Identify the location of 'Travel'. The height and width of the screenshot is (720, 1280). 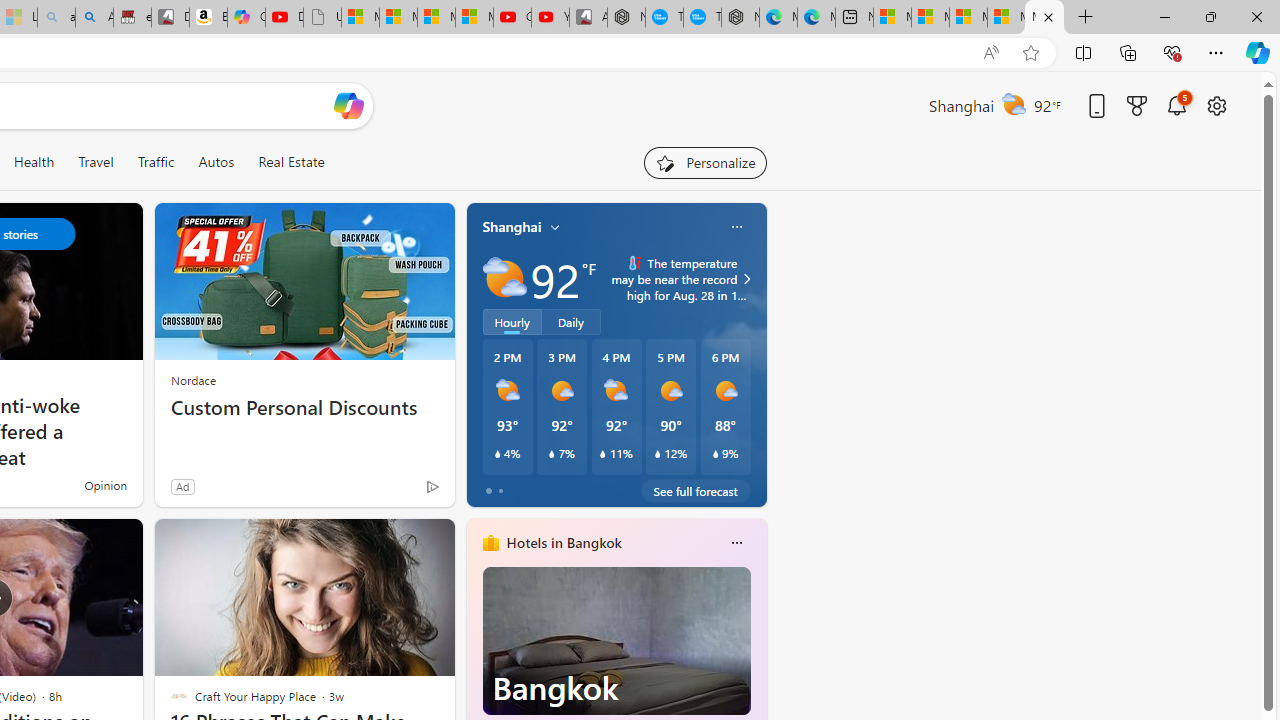
(95, 161).